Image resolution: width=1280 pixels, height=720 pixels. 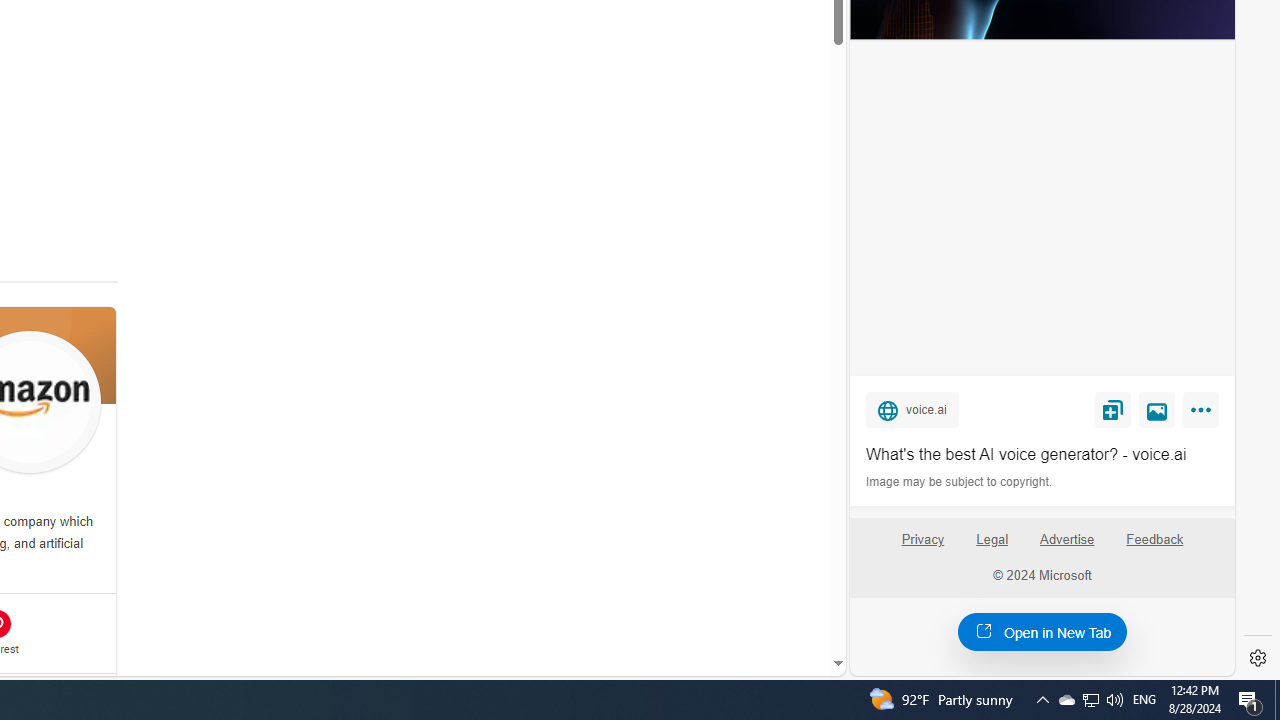 What do you see at coordinates (1155, 538) in the screenshot?
I see `'Feedback'` at bounding box center [1155, 538].